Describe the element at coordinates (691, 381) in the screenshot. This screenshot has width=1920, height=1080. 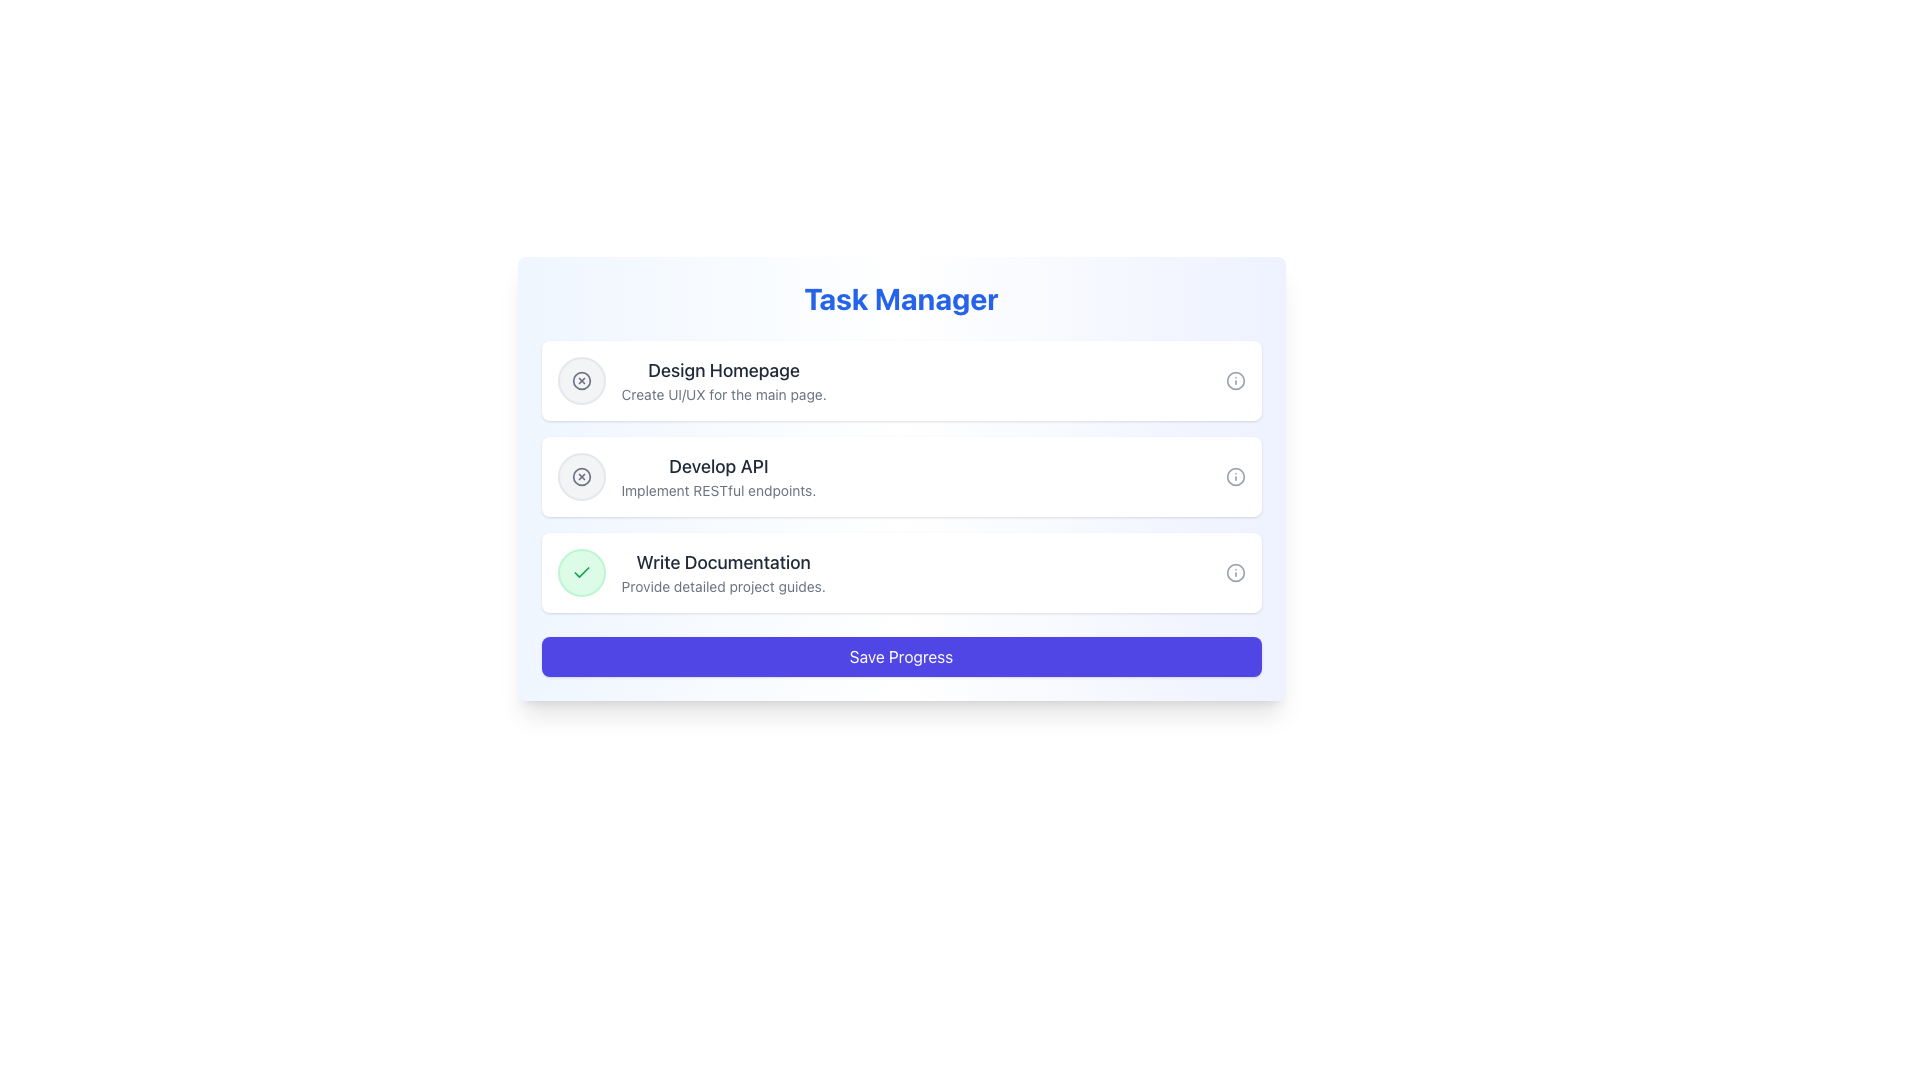
I see `the Task item section displaying the title 'Design Homepage'` at that location.